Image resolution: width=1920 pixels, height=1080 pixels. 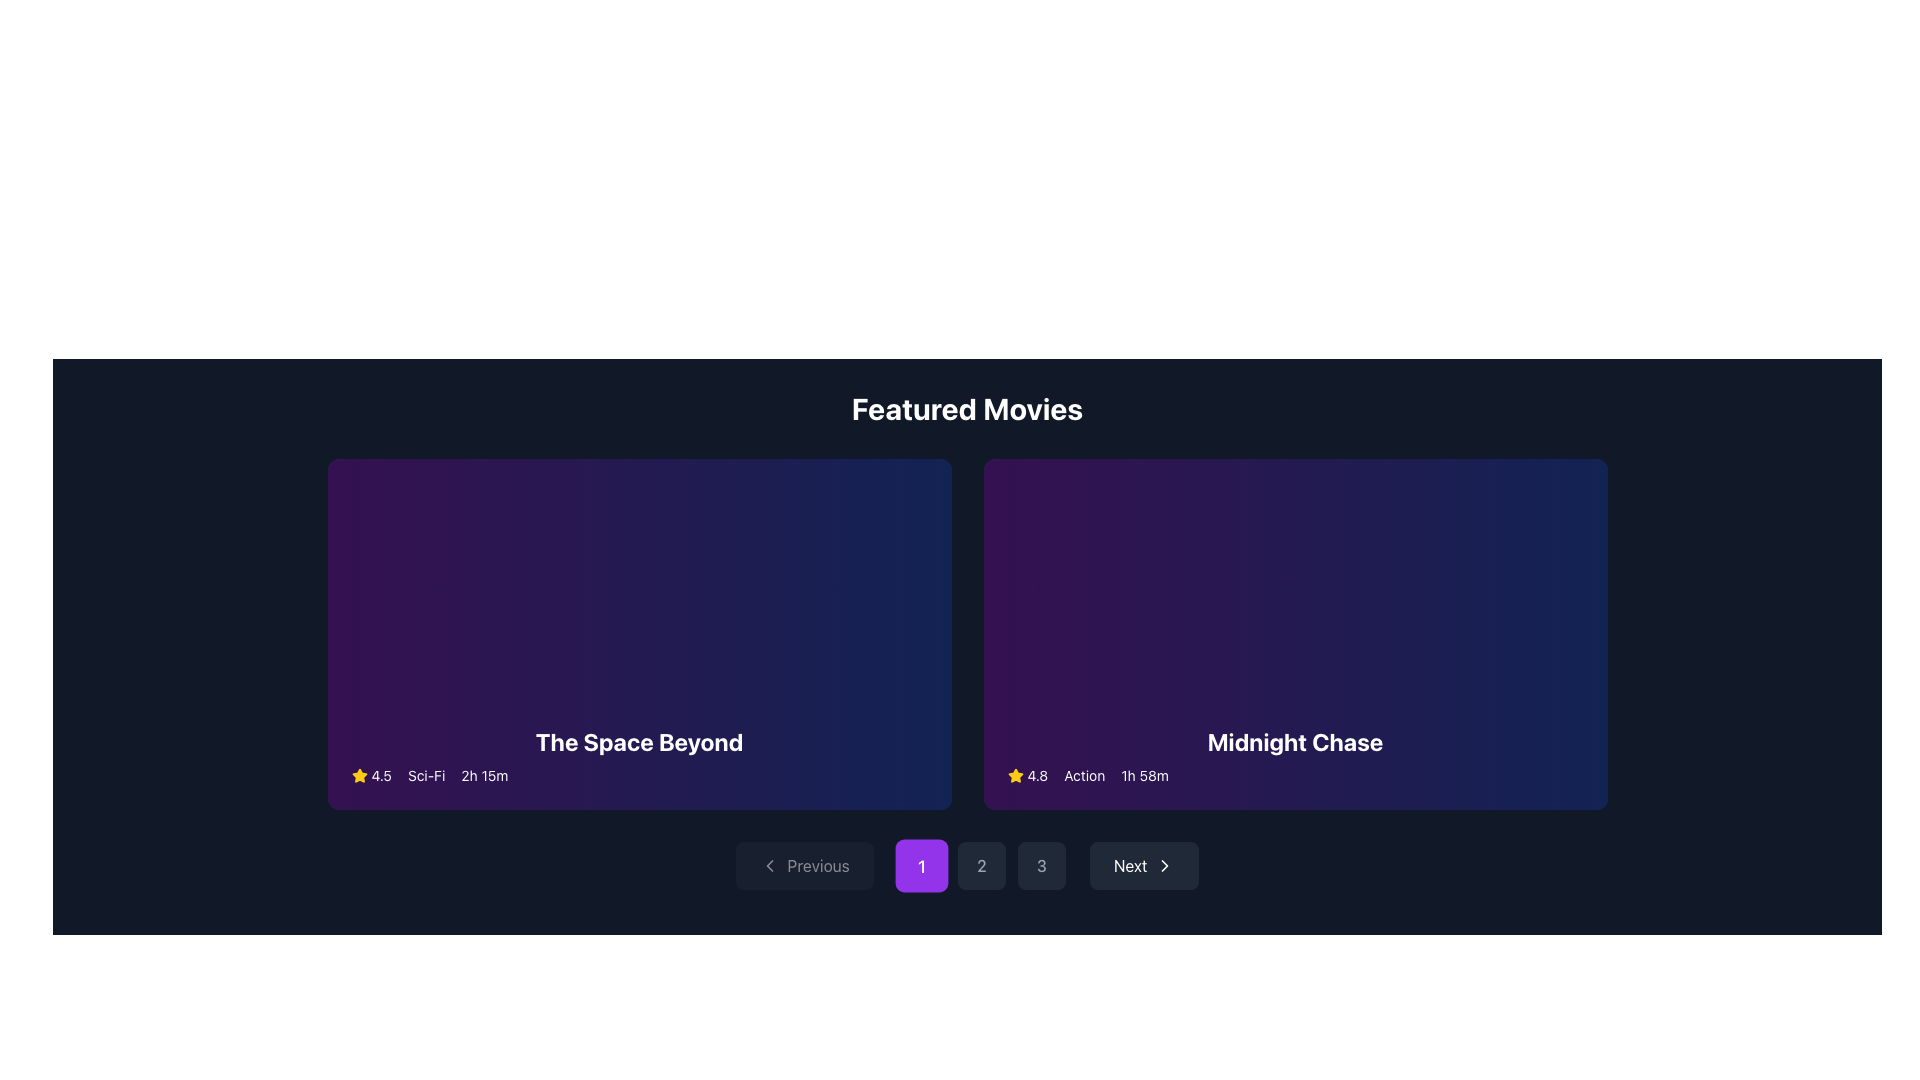 I want to click on the navigation button located at the bottom right corner of the user interface, which is positioned next to the pagination numbers (1, 2, 3), so click(x=1144, y=865).